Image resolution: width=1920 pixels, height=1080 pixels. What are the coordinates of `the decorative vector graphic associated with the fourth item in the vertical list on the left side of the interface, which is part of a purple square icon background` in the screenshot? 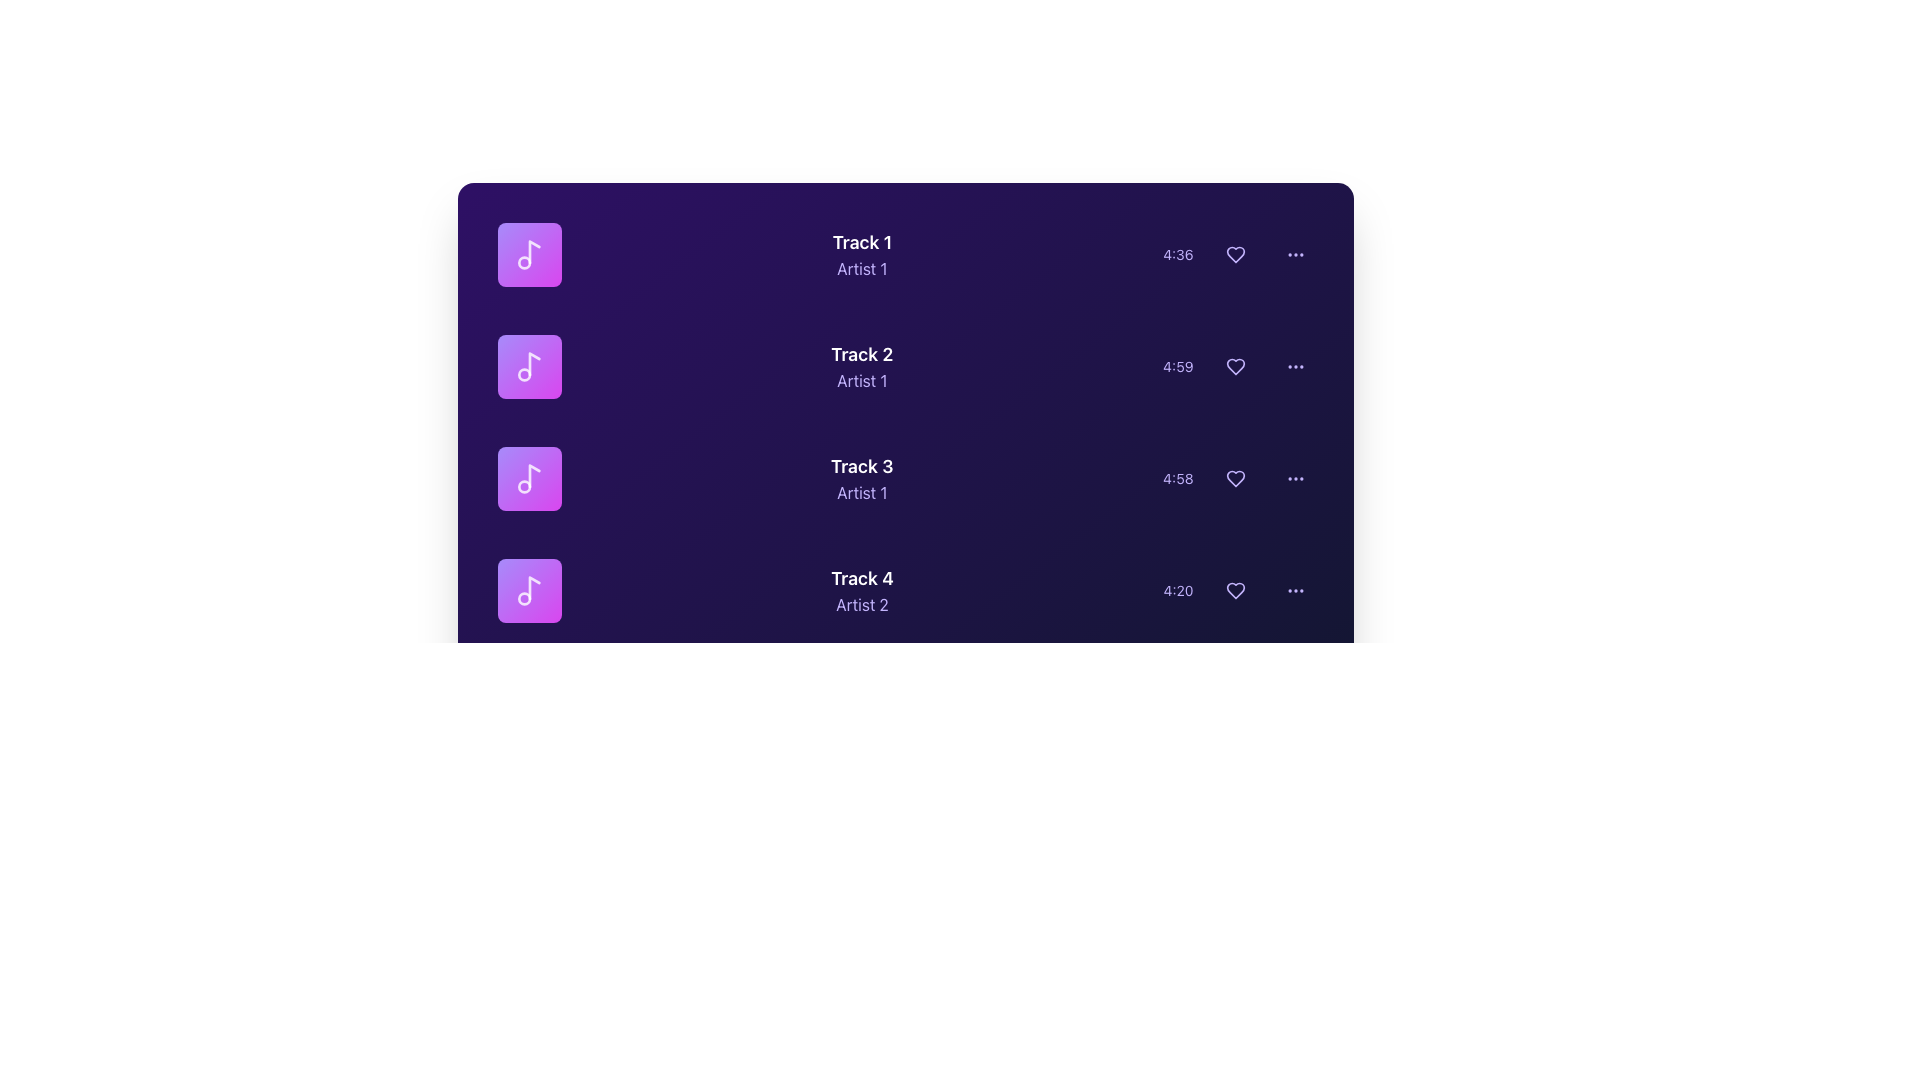 It's located at (530, 589).